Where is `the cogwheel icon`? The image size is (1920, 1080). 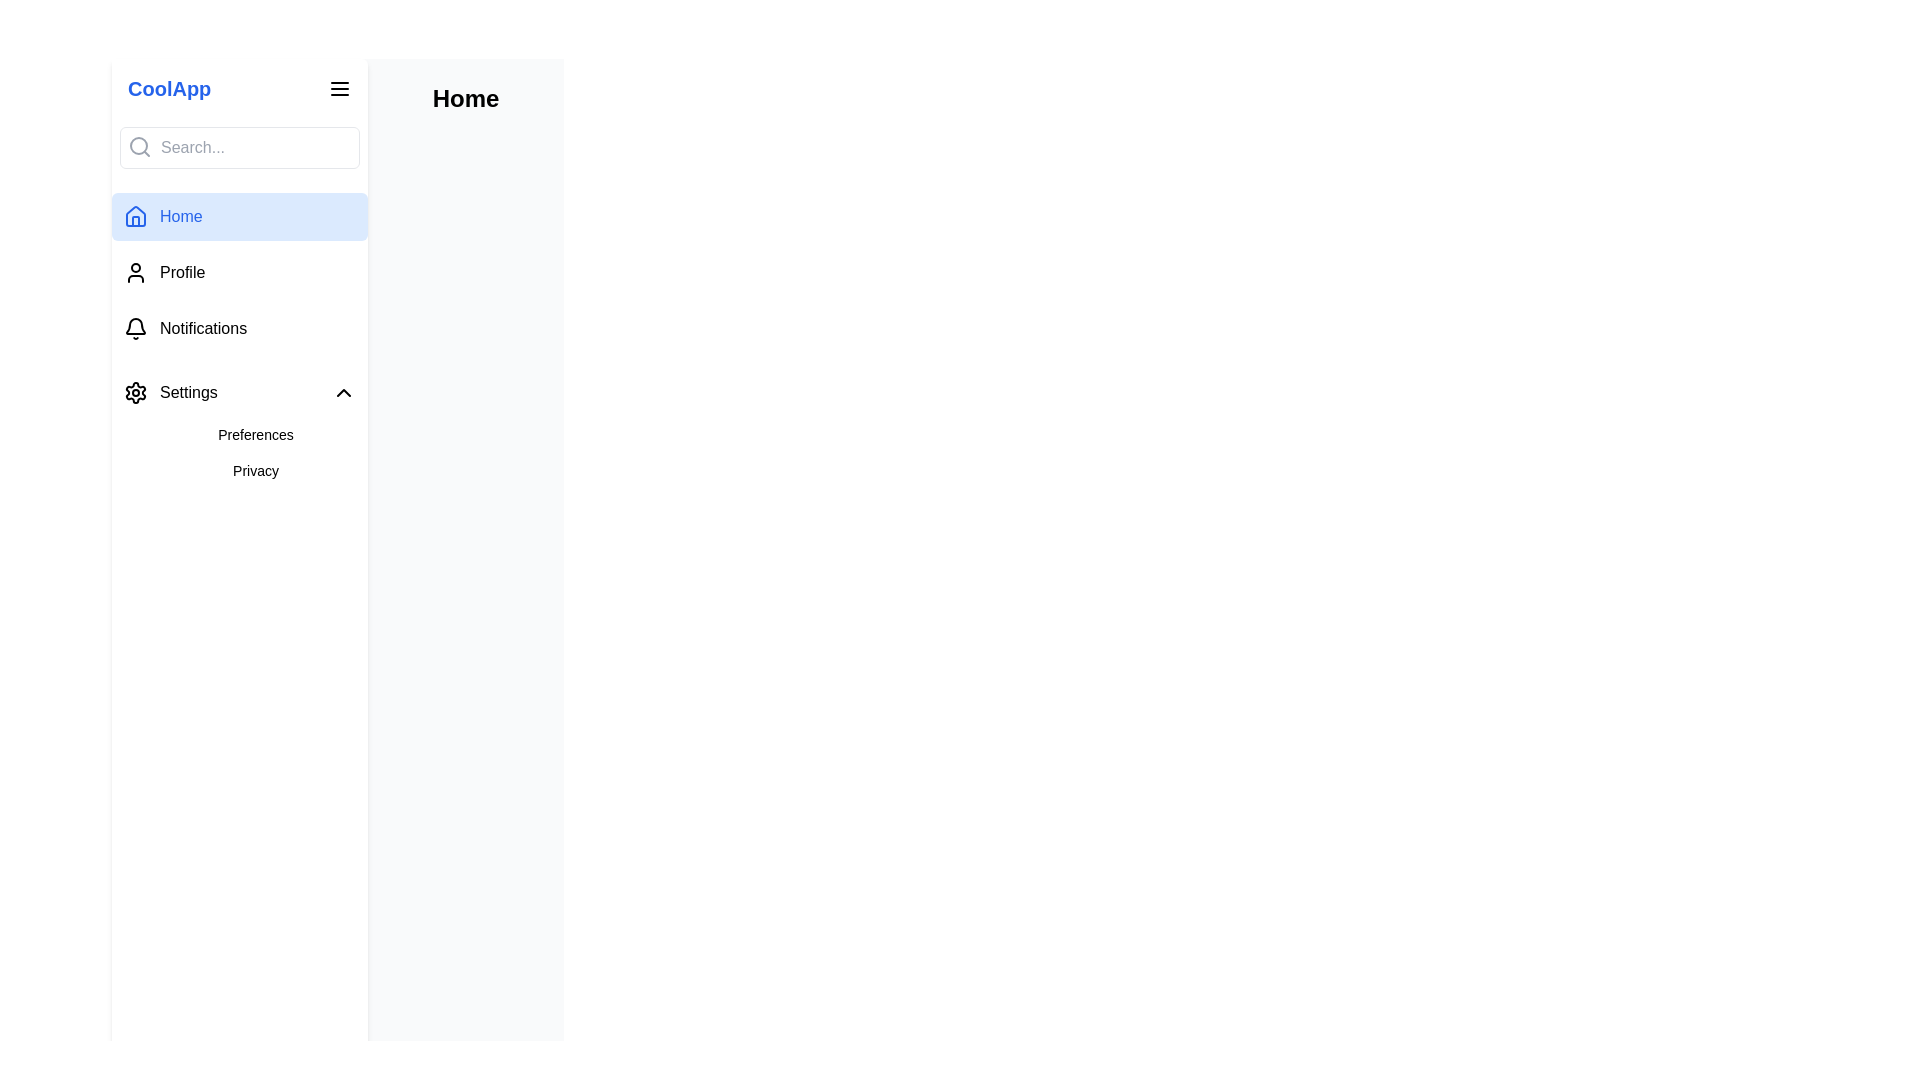 the cogwheel icon is located at coordinates (134, 393).